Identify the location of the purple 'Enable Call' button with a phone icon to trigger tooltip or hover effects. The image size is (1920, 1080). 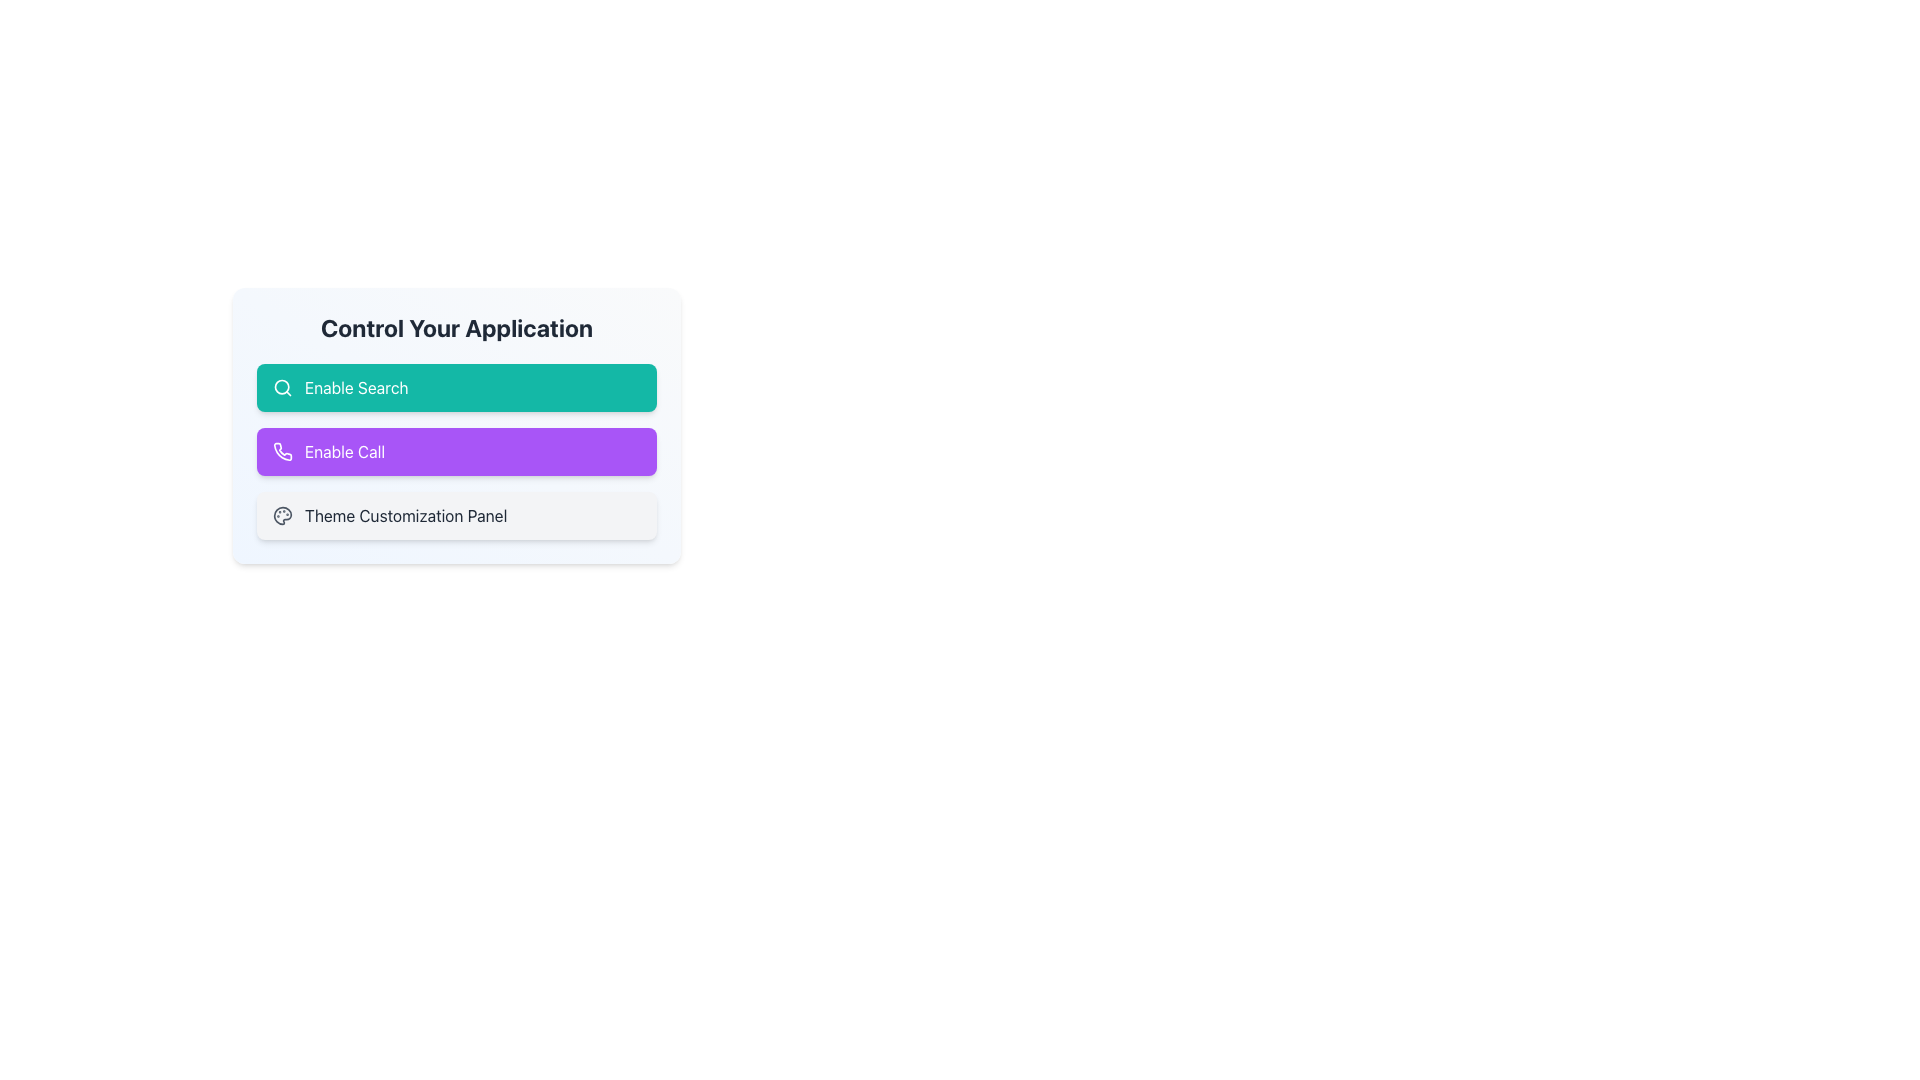
(455, 424).